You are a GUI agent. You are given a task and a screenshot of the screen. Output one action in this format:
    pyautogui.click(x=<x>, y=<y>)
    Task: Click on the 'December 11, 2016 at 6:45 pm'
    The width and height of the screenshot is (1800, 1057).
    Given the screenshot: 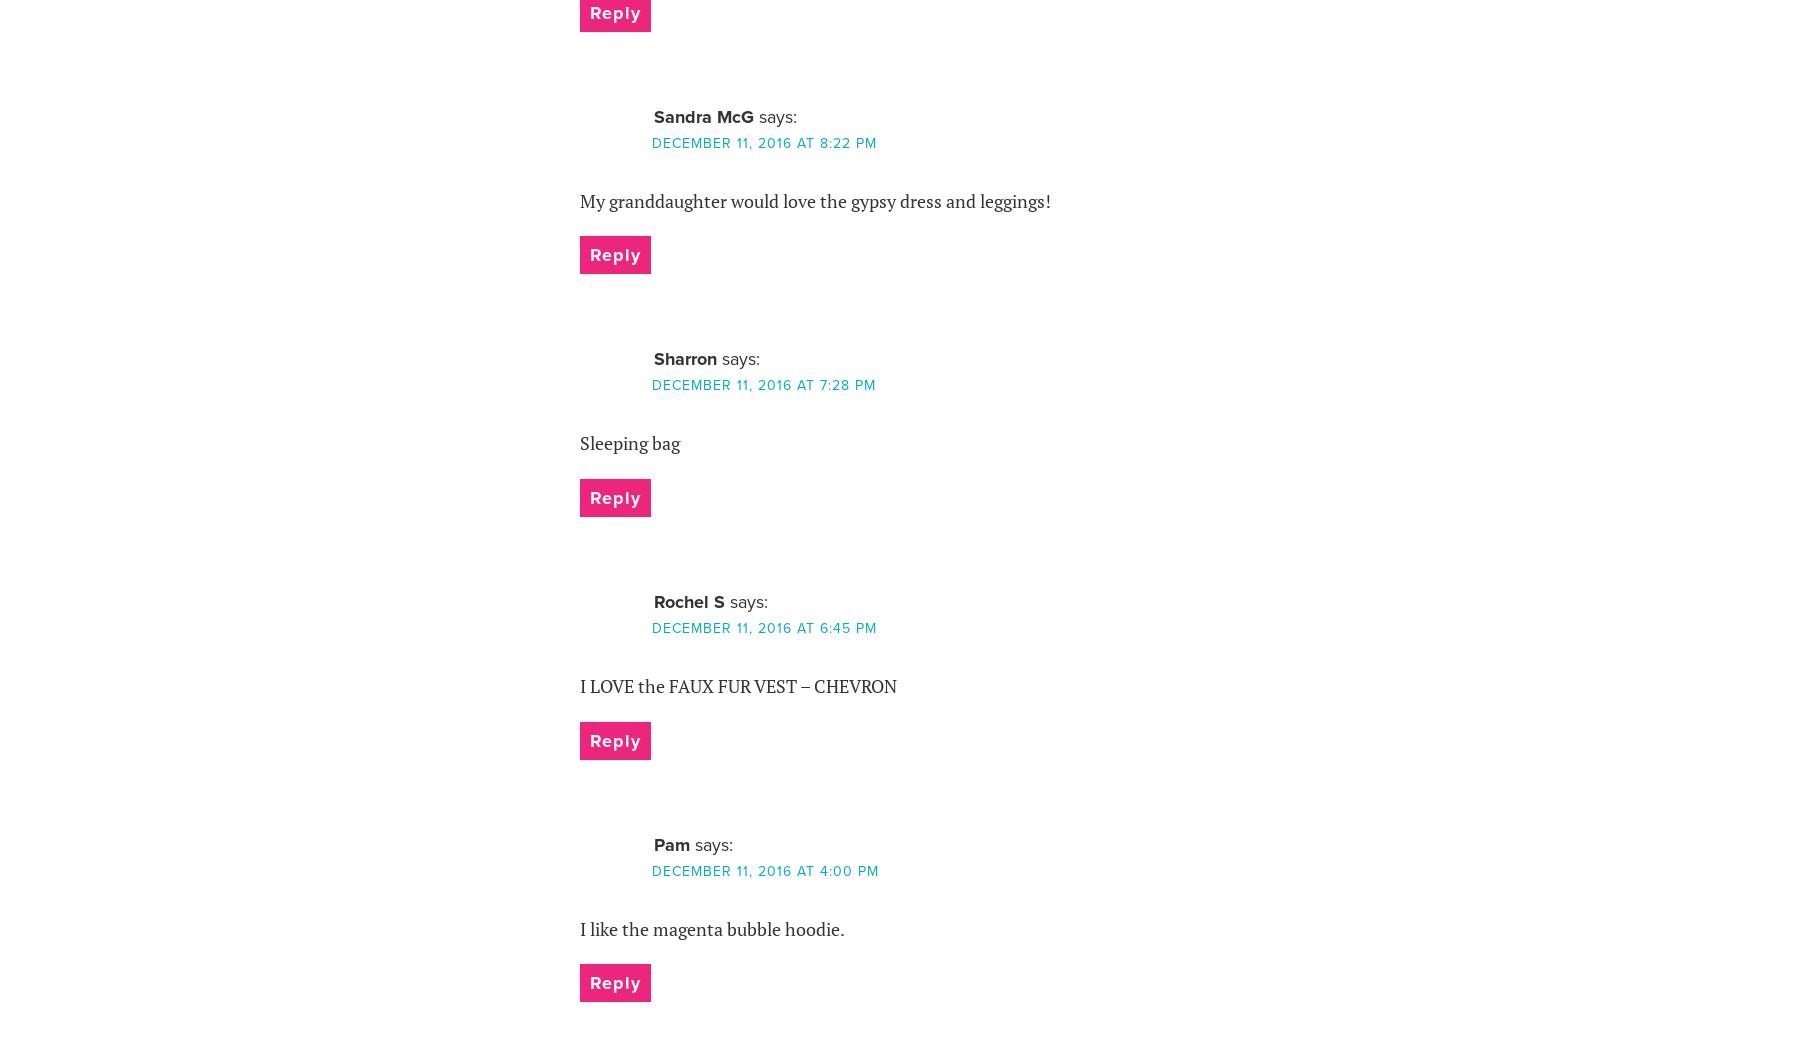 What is the action you would take?
    pyautogui.click(x=762, y=628)
    